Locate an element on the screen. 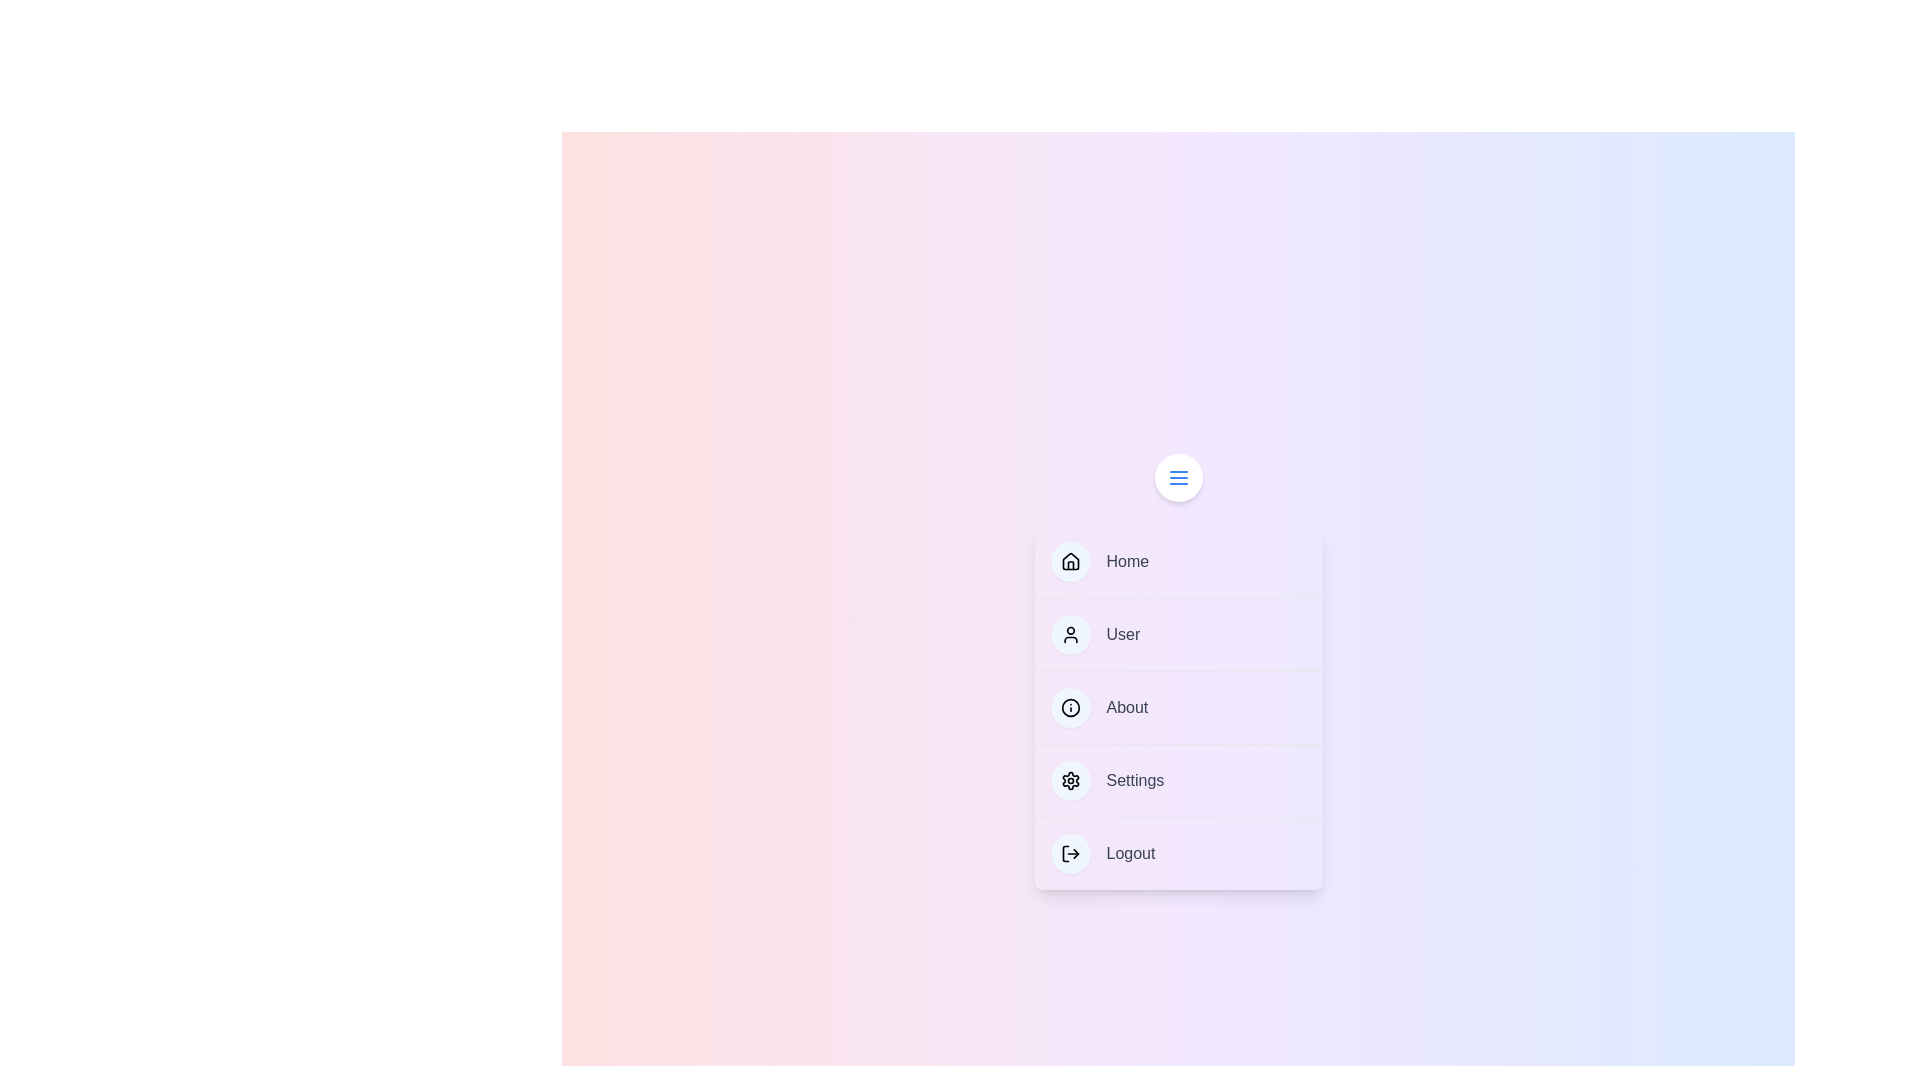 The width and height of the screenshot is (1920, 1080). the icon of the menu item labeled User is located at coordinates (1069, 635).